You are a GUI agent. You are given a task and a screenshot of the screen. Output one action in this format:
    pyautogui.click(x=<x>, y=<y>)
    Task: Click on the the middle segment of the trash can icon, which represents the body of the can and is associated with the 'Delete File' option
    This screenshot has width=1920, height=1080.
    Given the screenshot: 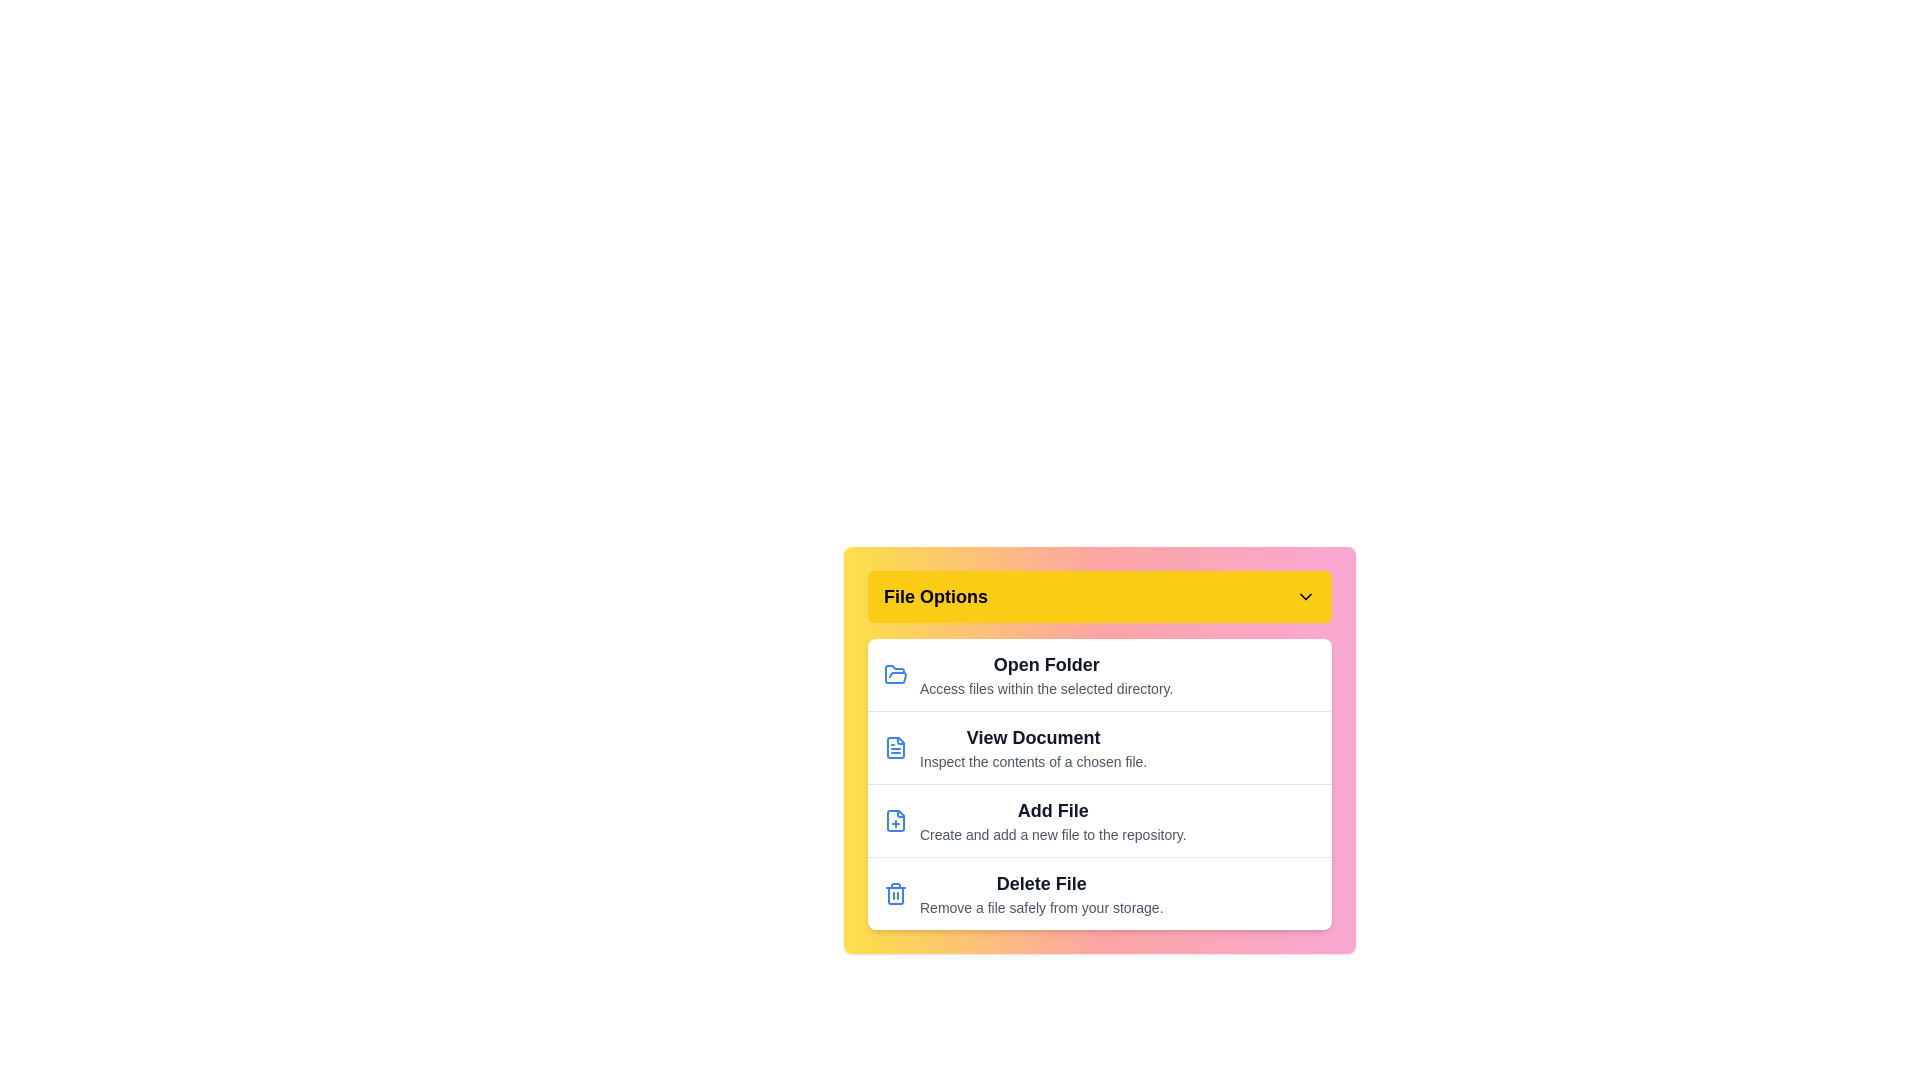 What is the action you would take?
    pyautogui.click(x=895, y=894)
    